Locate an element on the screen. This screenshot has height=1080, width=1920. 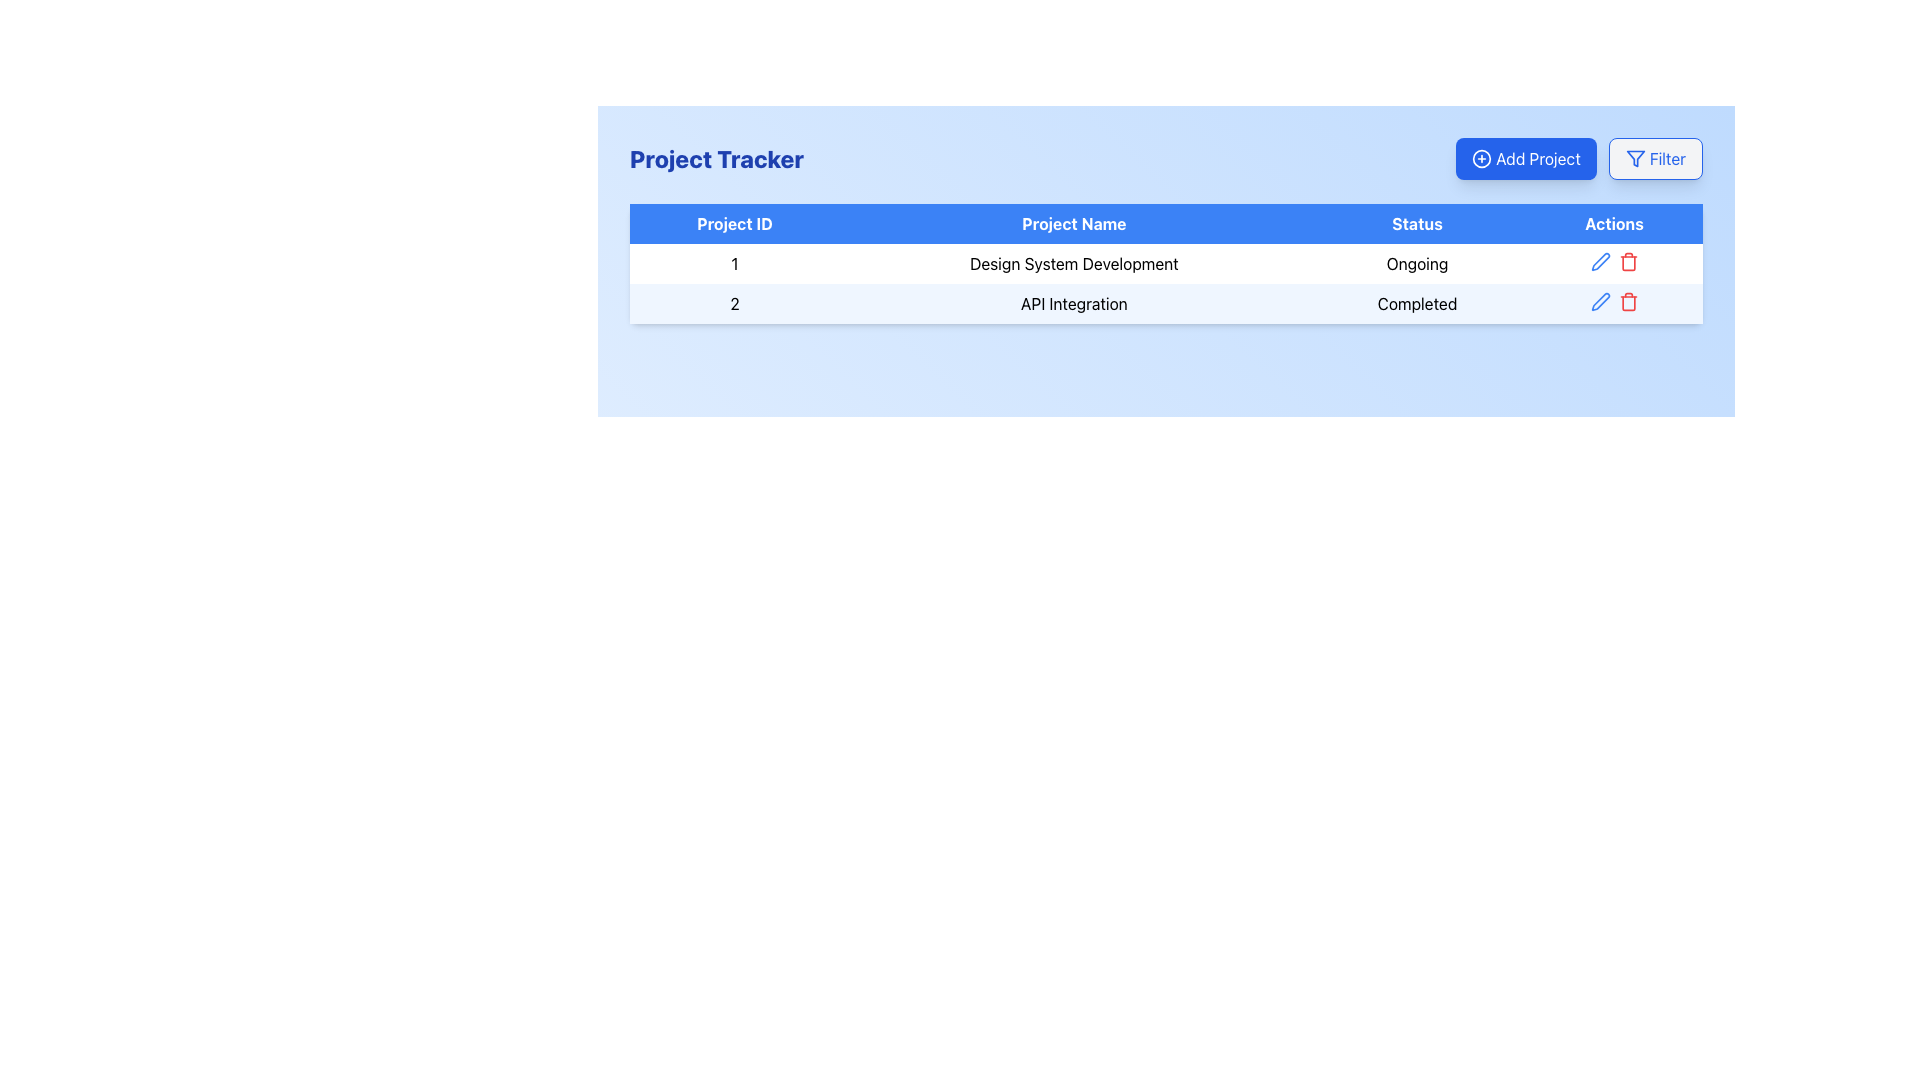
the static text label displaying 'API Integration' located in the 'Project Name' column of the second row (Project ID 2) is located at coordinates (1073, 304).